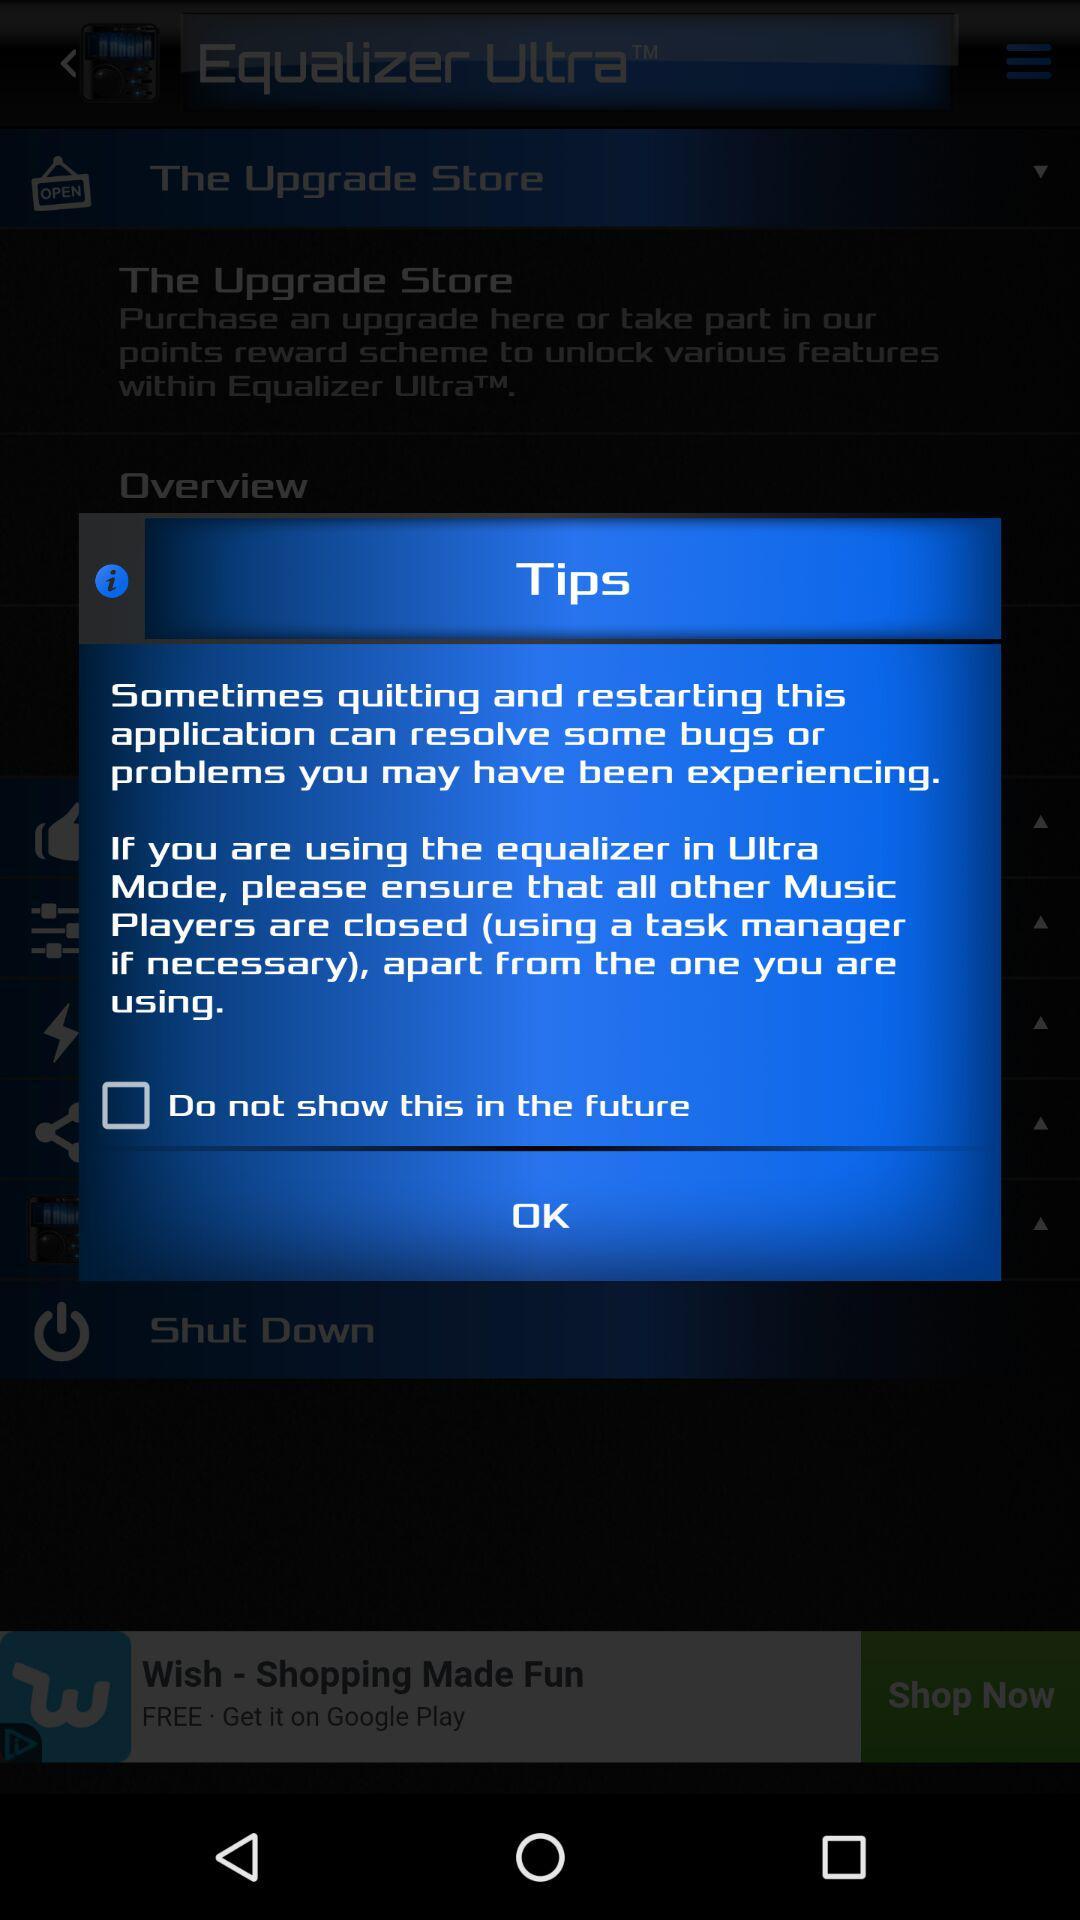 The image size is (1080, 1920). I want to click on the ok icon, so click(540, 1215).